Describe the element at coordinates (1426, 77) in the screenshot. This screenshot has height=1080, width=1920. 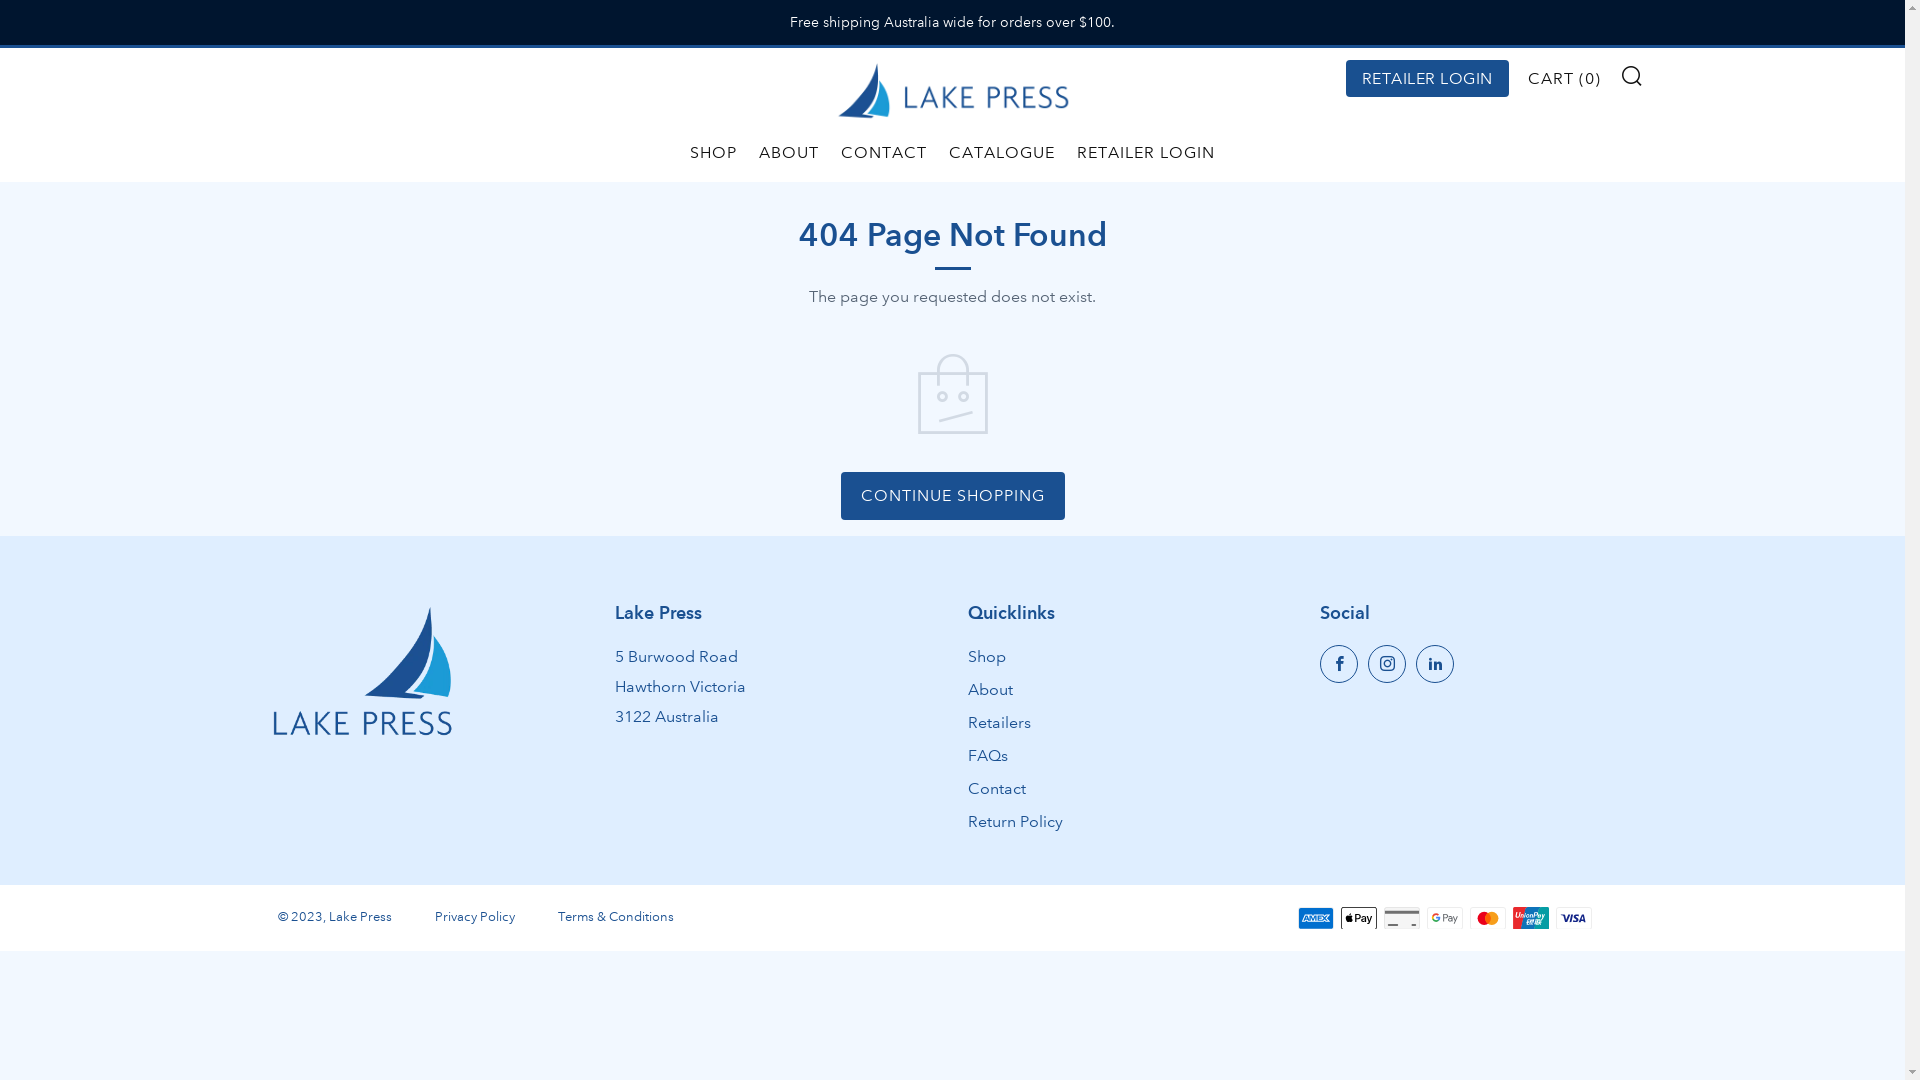
I see `'RETAILER LOGIN'` at that location.